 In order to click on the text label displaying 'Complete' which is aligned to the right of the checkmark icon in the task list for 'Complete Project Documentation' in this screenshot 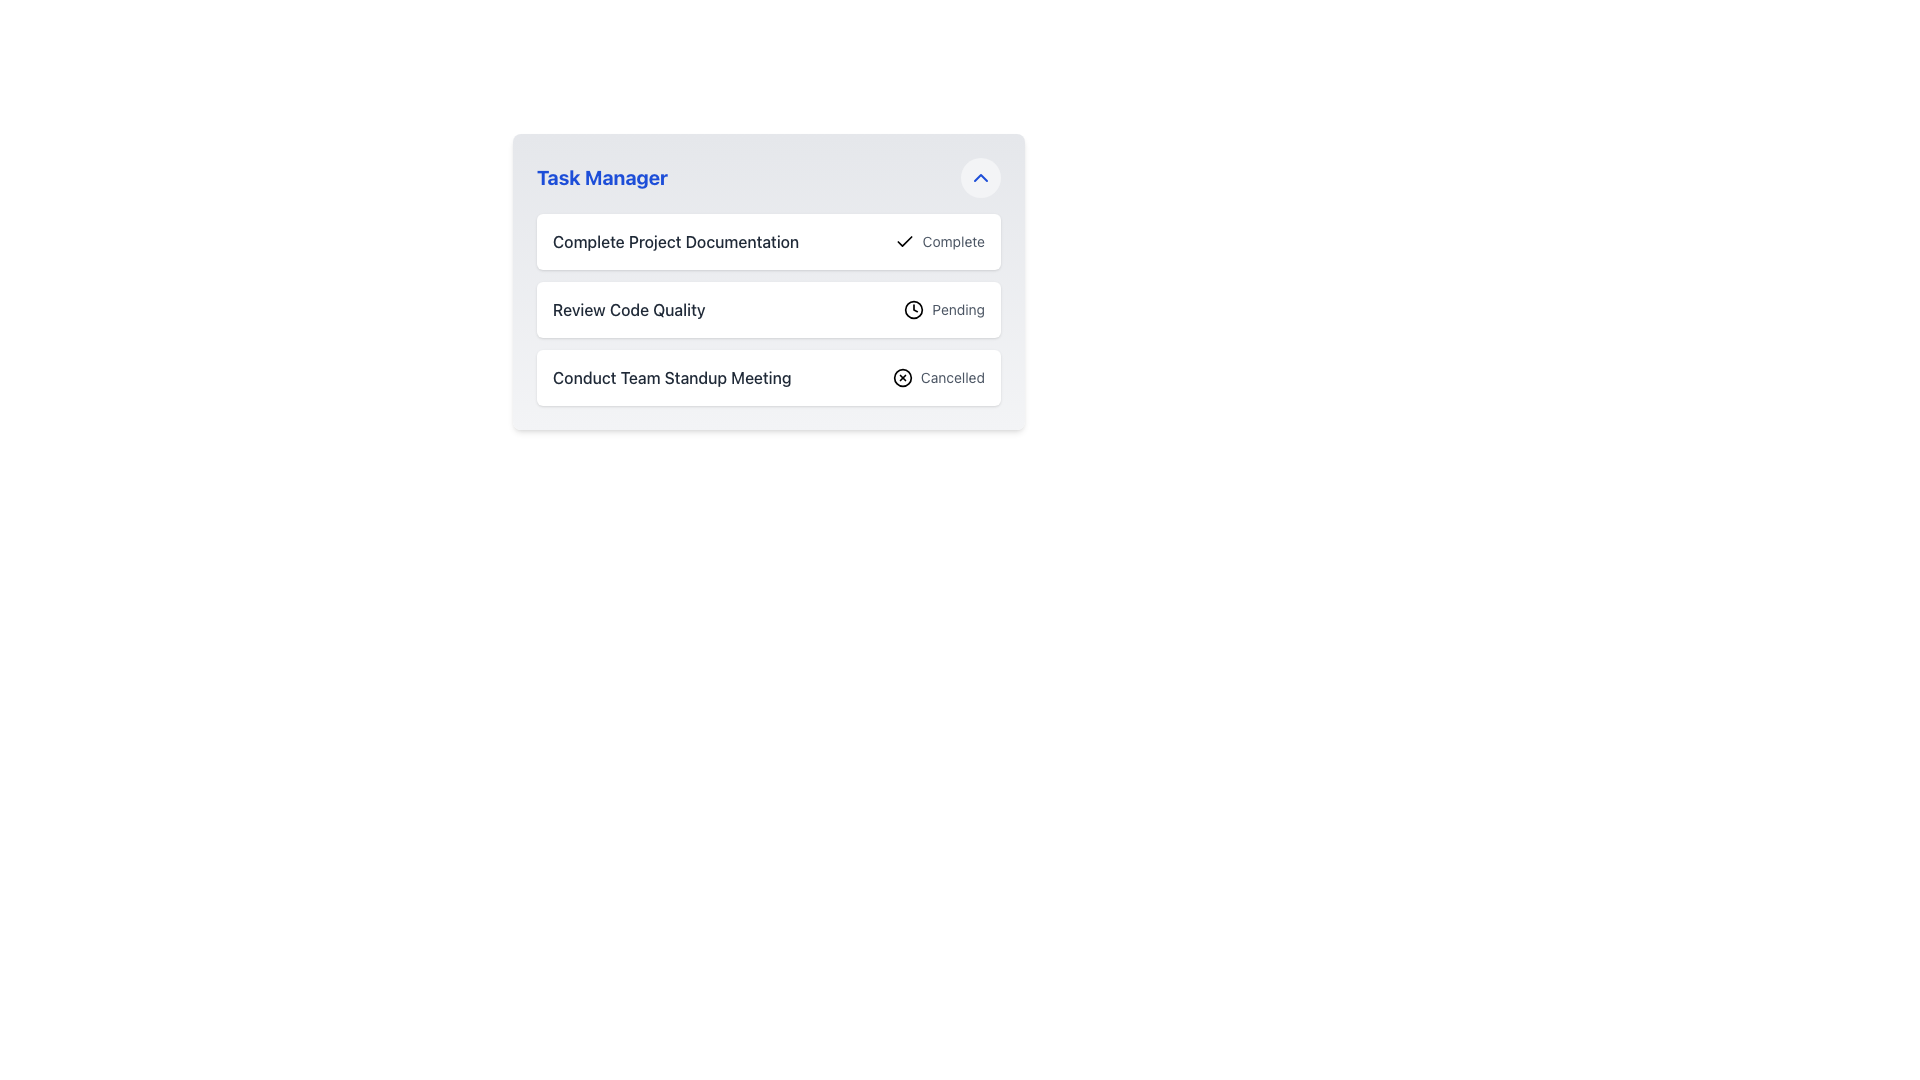, I will do `click(952, 241)`.